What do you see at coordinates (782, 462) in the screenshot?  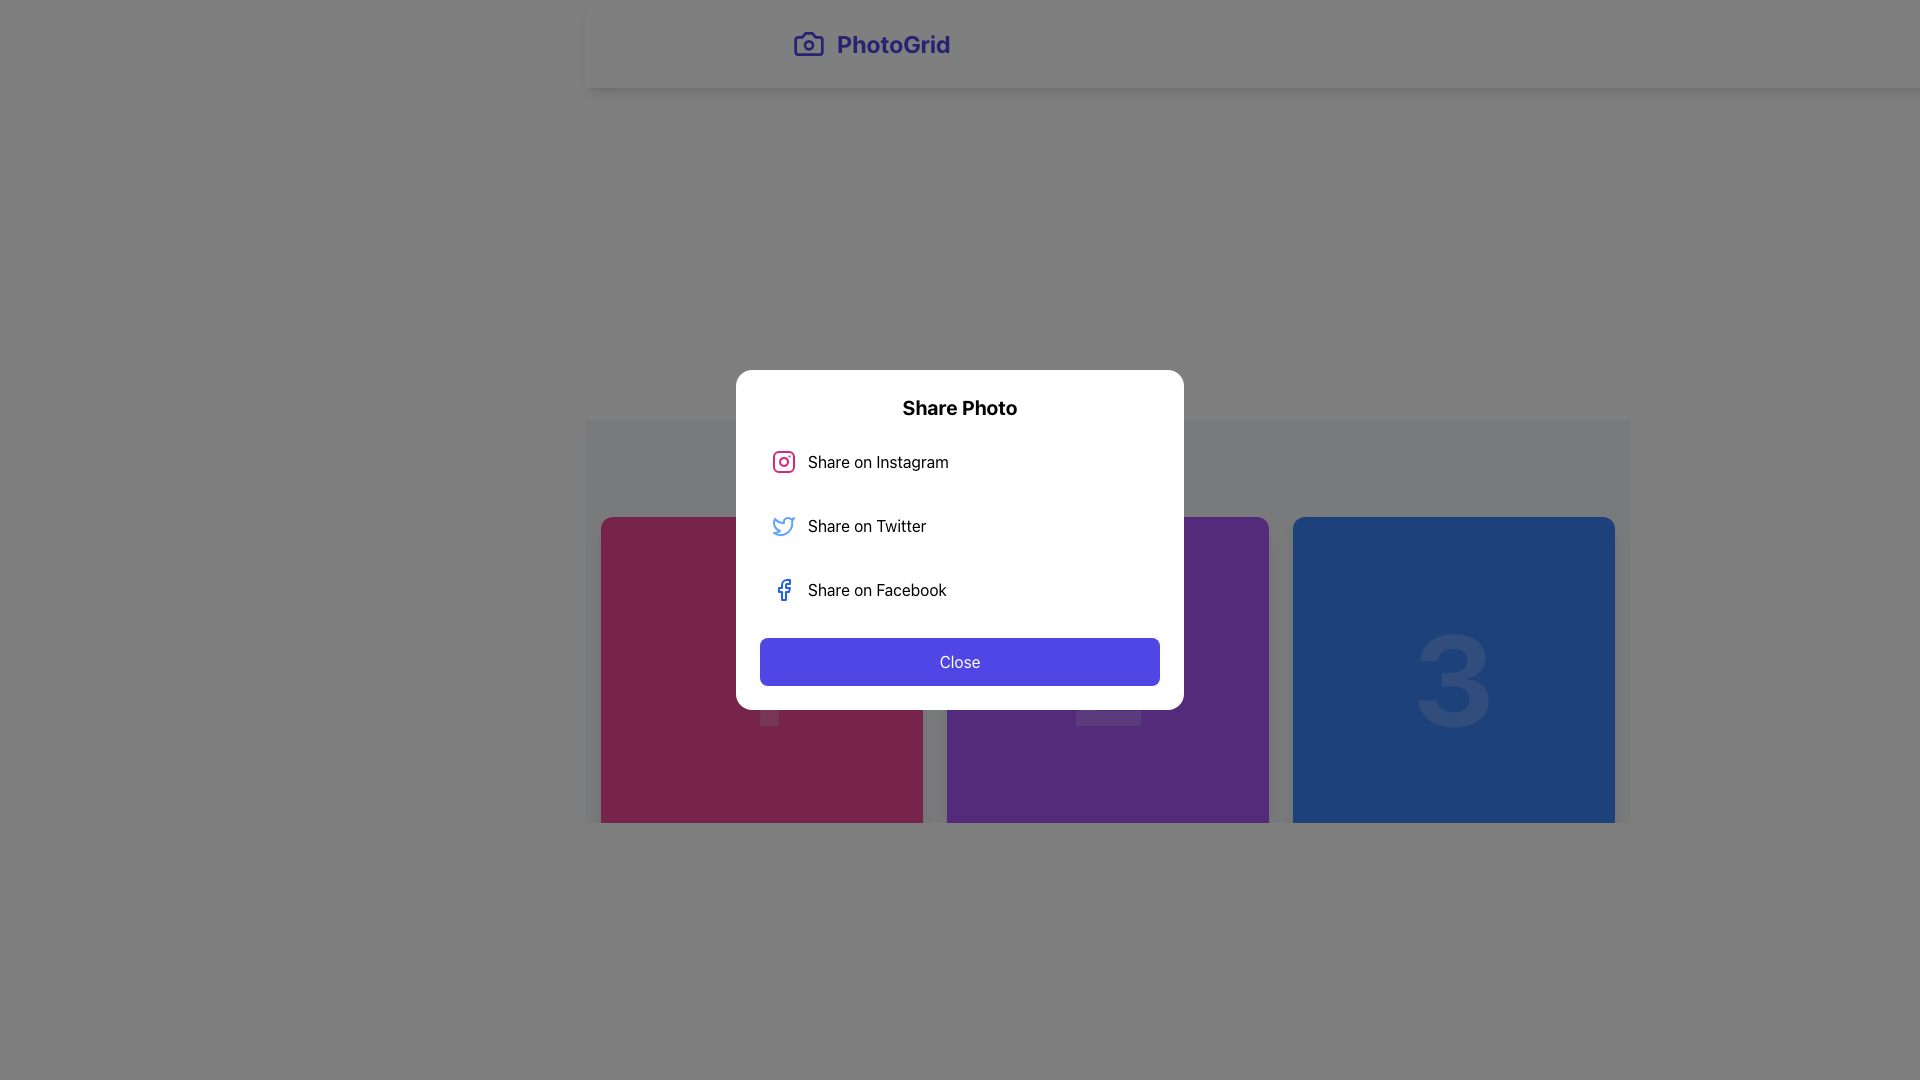 I see `the Instagram sharing icon located in the top row of the options modal, to the left of the 'Share on Instagram' text, for tooltip or visual feedback` at bounding box center [782, 462].